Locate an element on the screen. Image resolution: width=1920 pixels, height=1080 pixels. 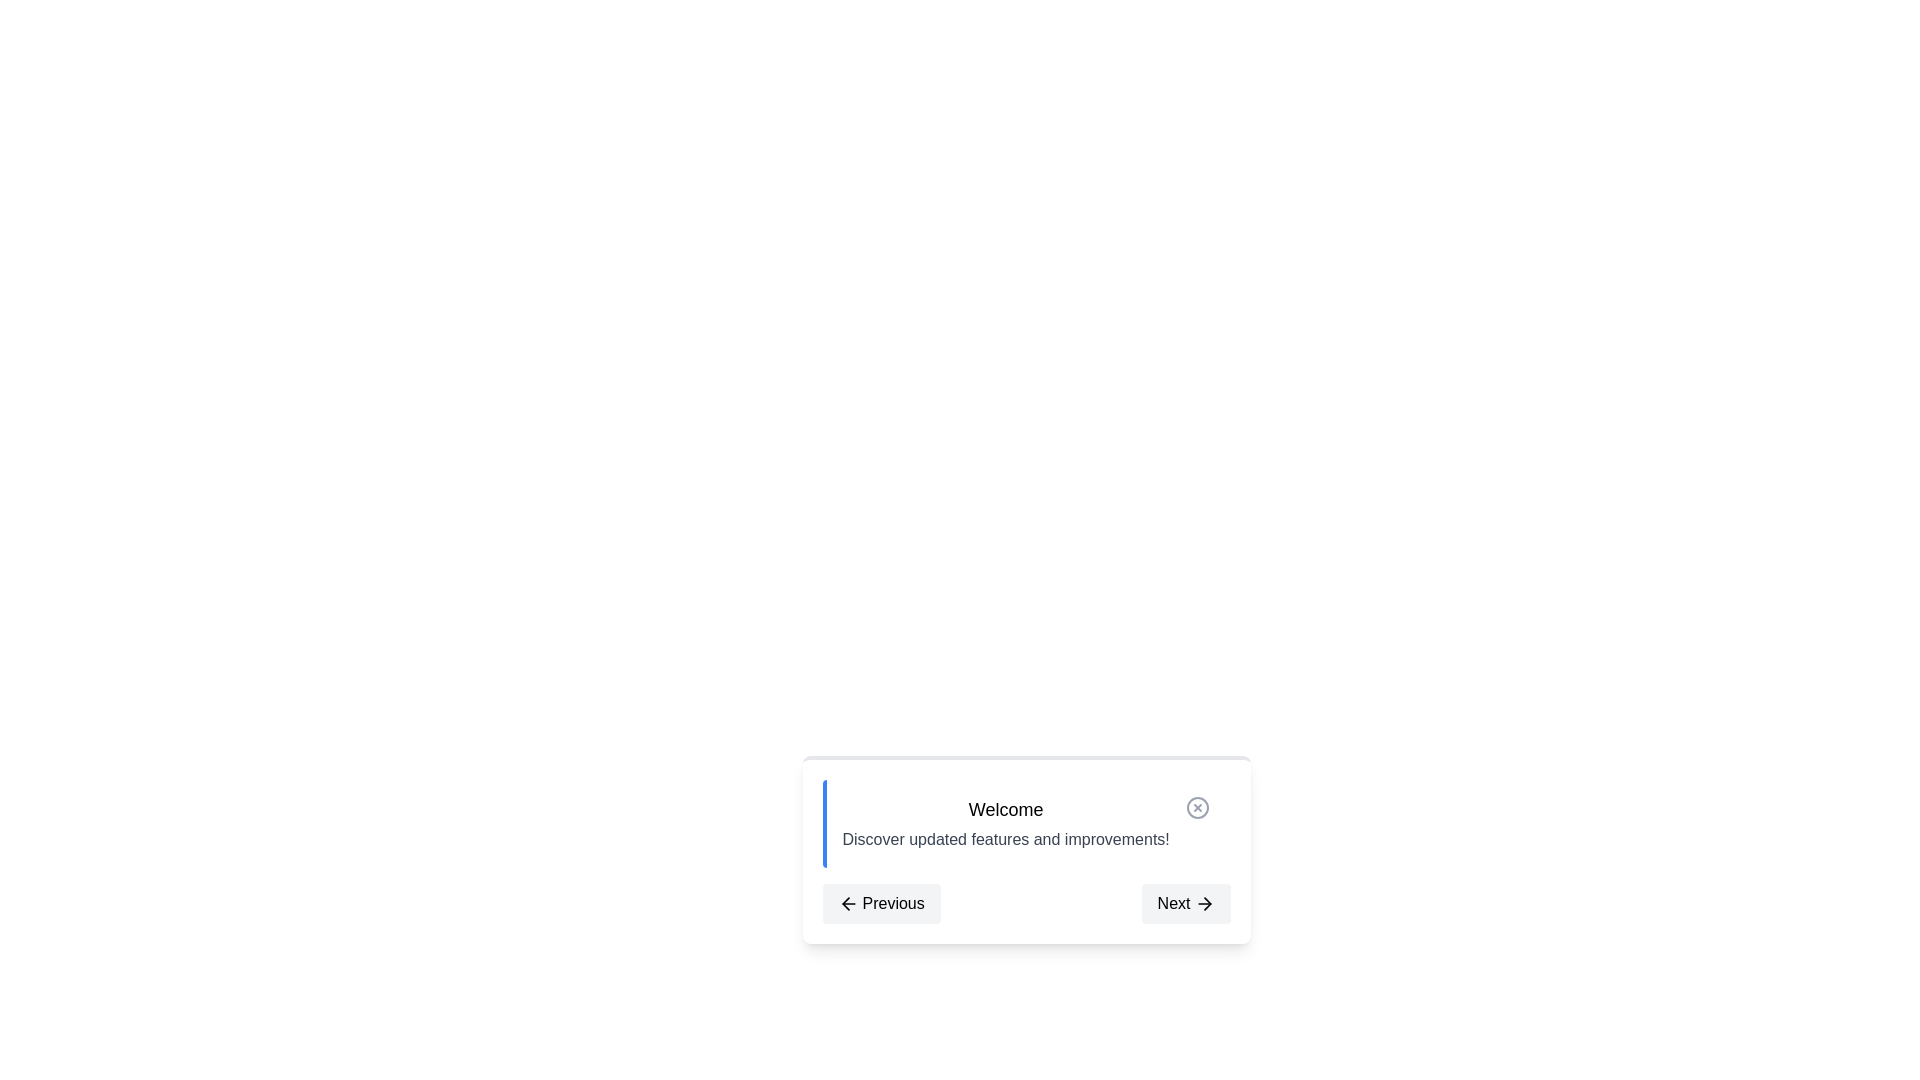
the 'Previous' button, which features bold black text on a light gray rounded rectangular background is located at coordinates (892, 903).